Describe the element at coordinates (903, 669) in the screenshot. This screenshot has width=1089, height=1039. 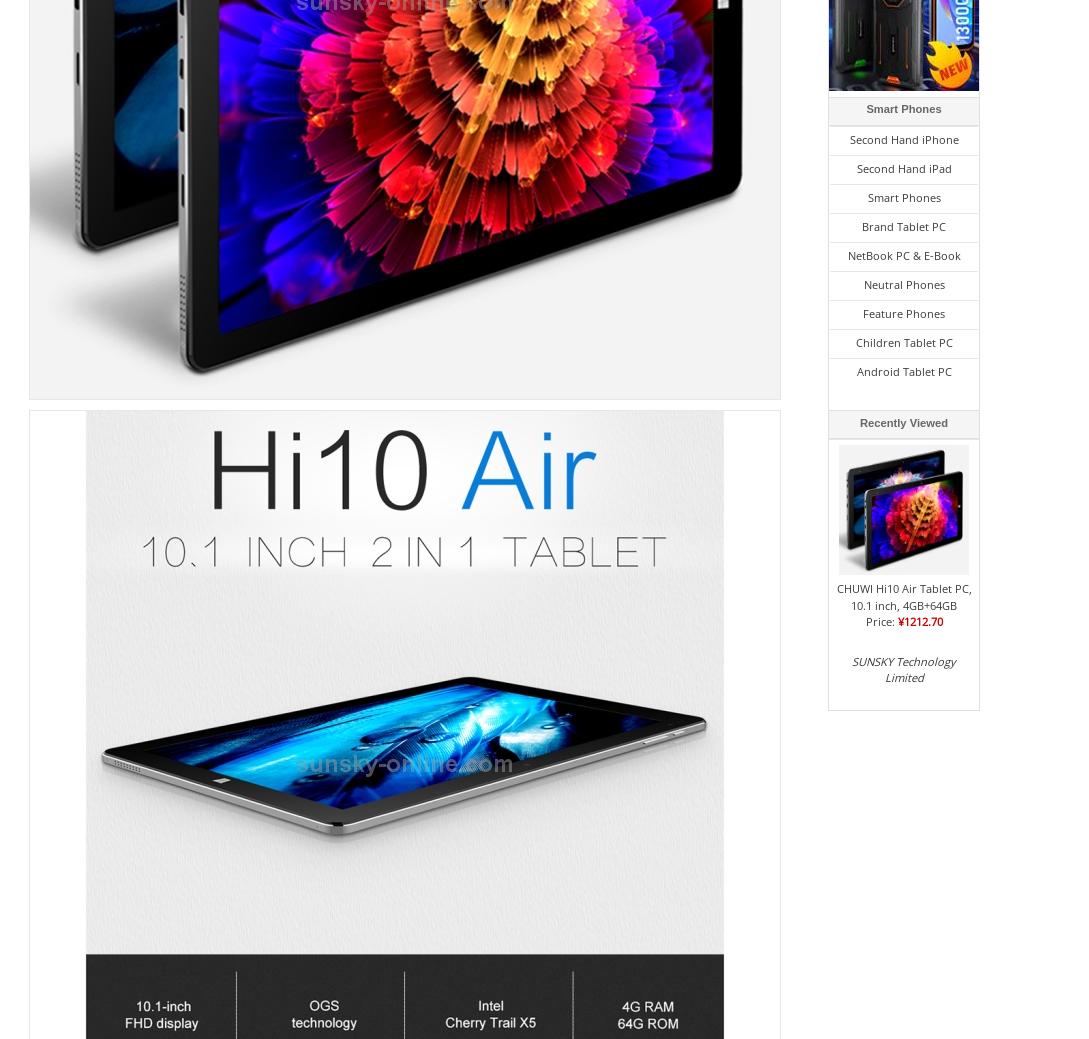
I see `'SUNSKY Technology Limited'` at that location.